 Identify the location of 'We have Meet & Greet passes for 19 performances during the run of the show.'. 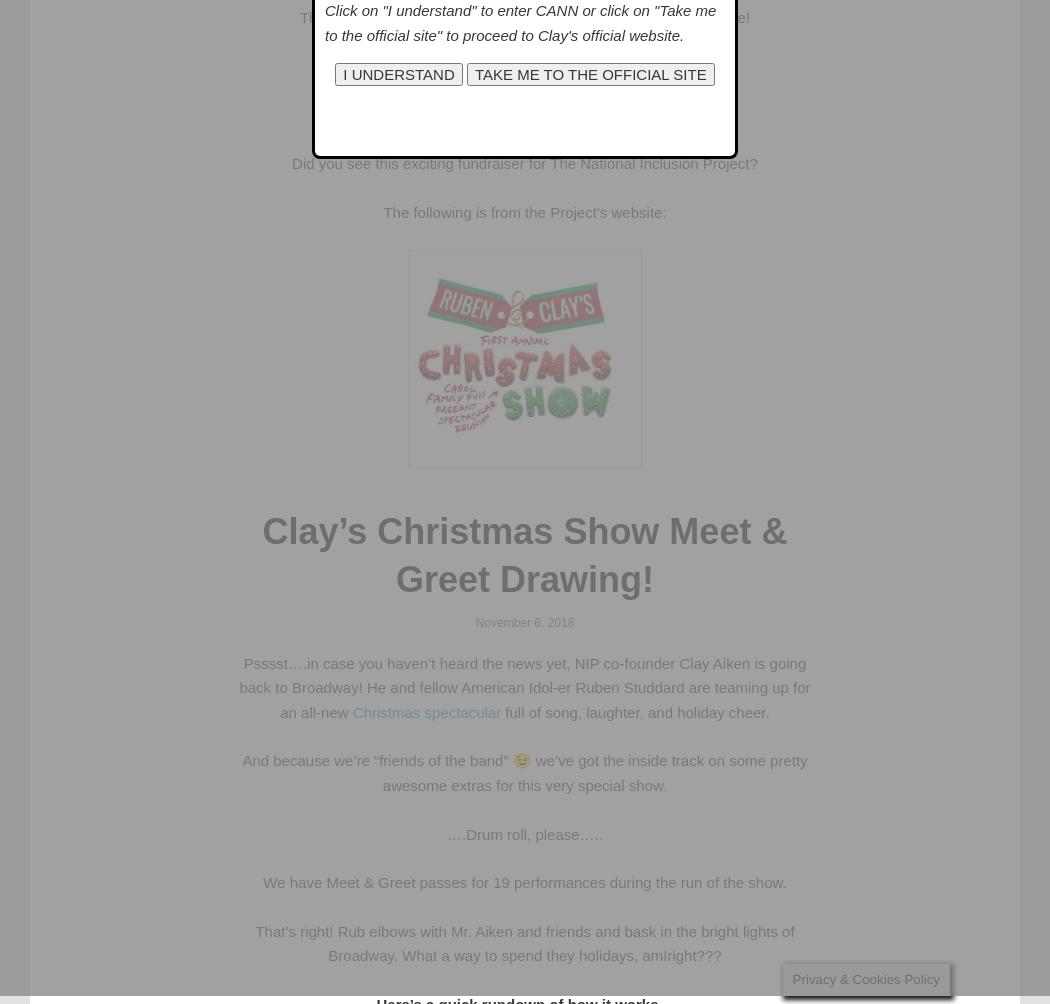
(523, 881).